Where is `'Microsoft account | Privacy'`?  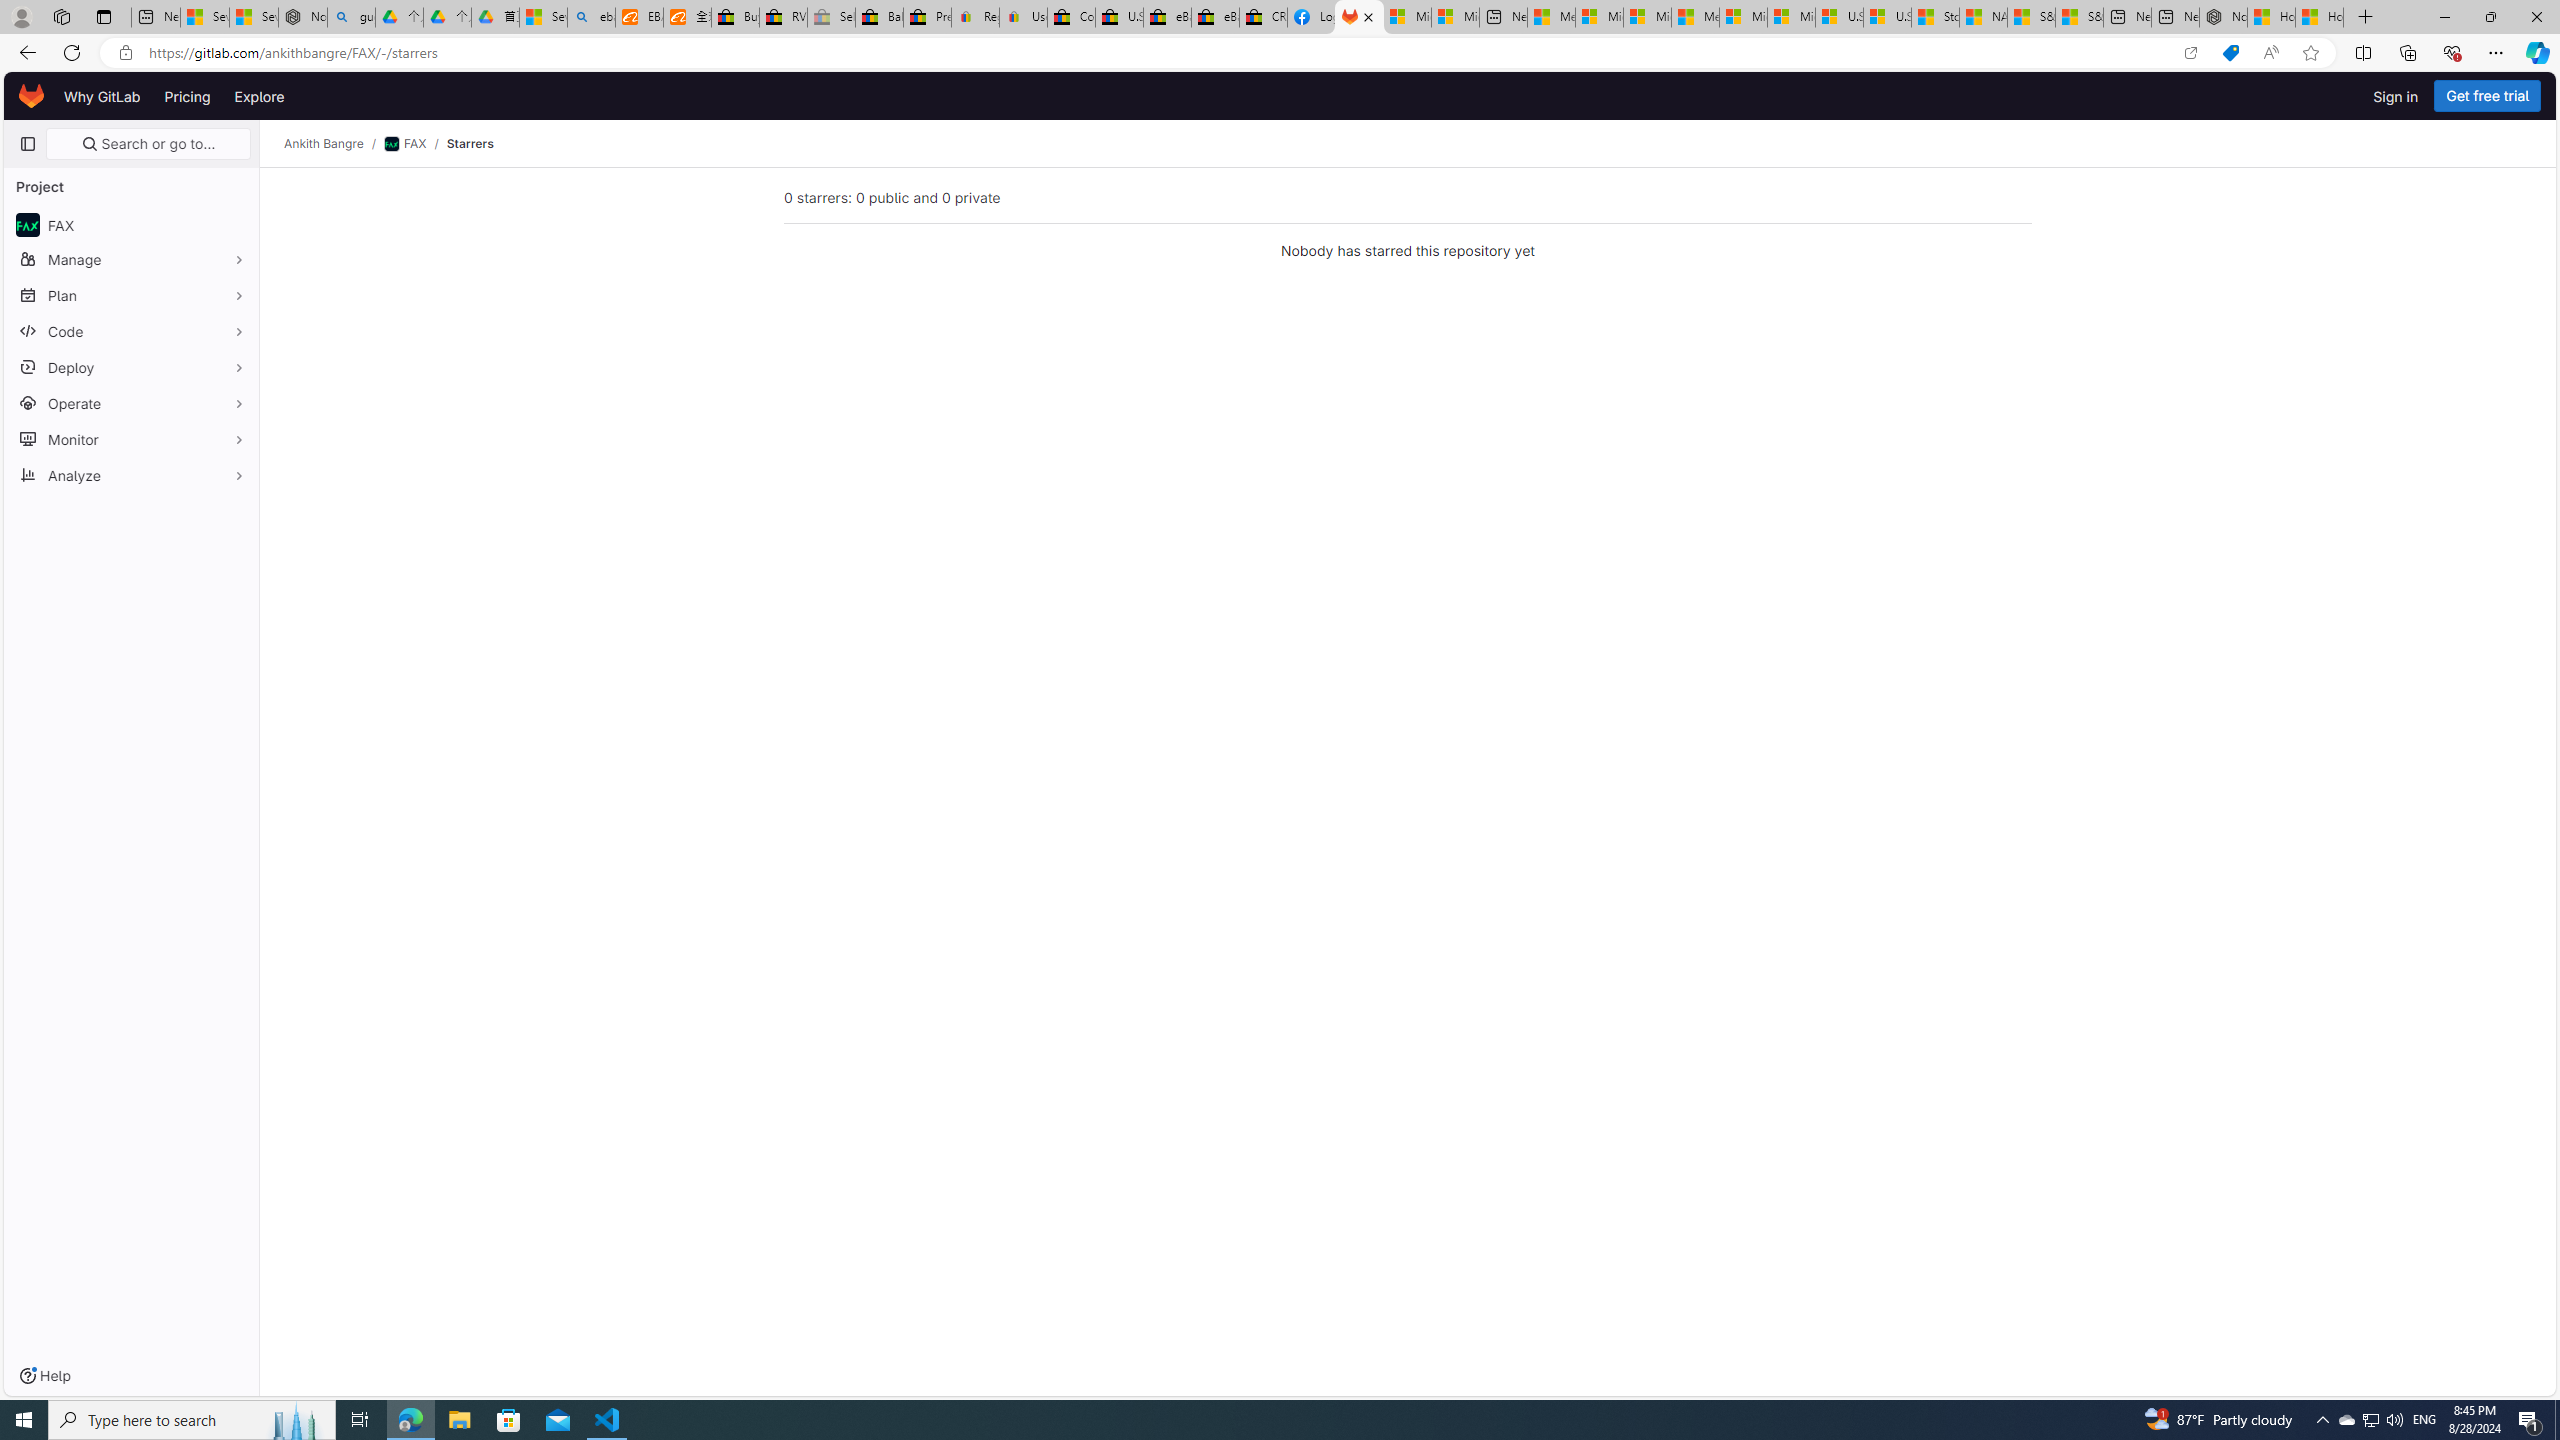 'Microsoft account | Privacy' is located at coordinates (1599, 16).